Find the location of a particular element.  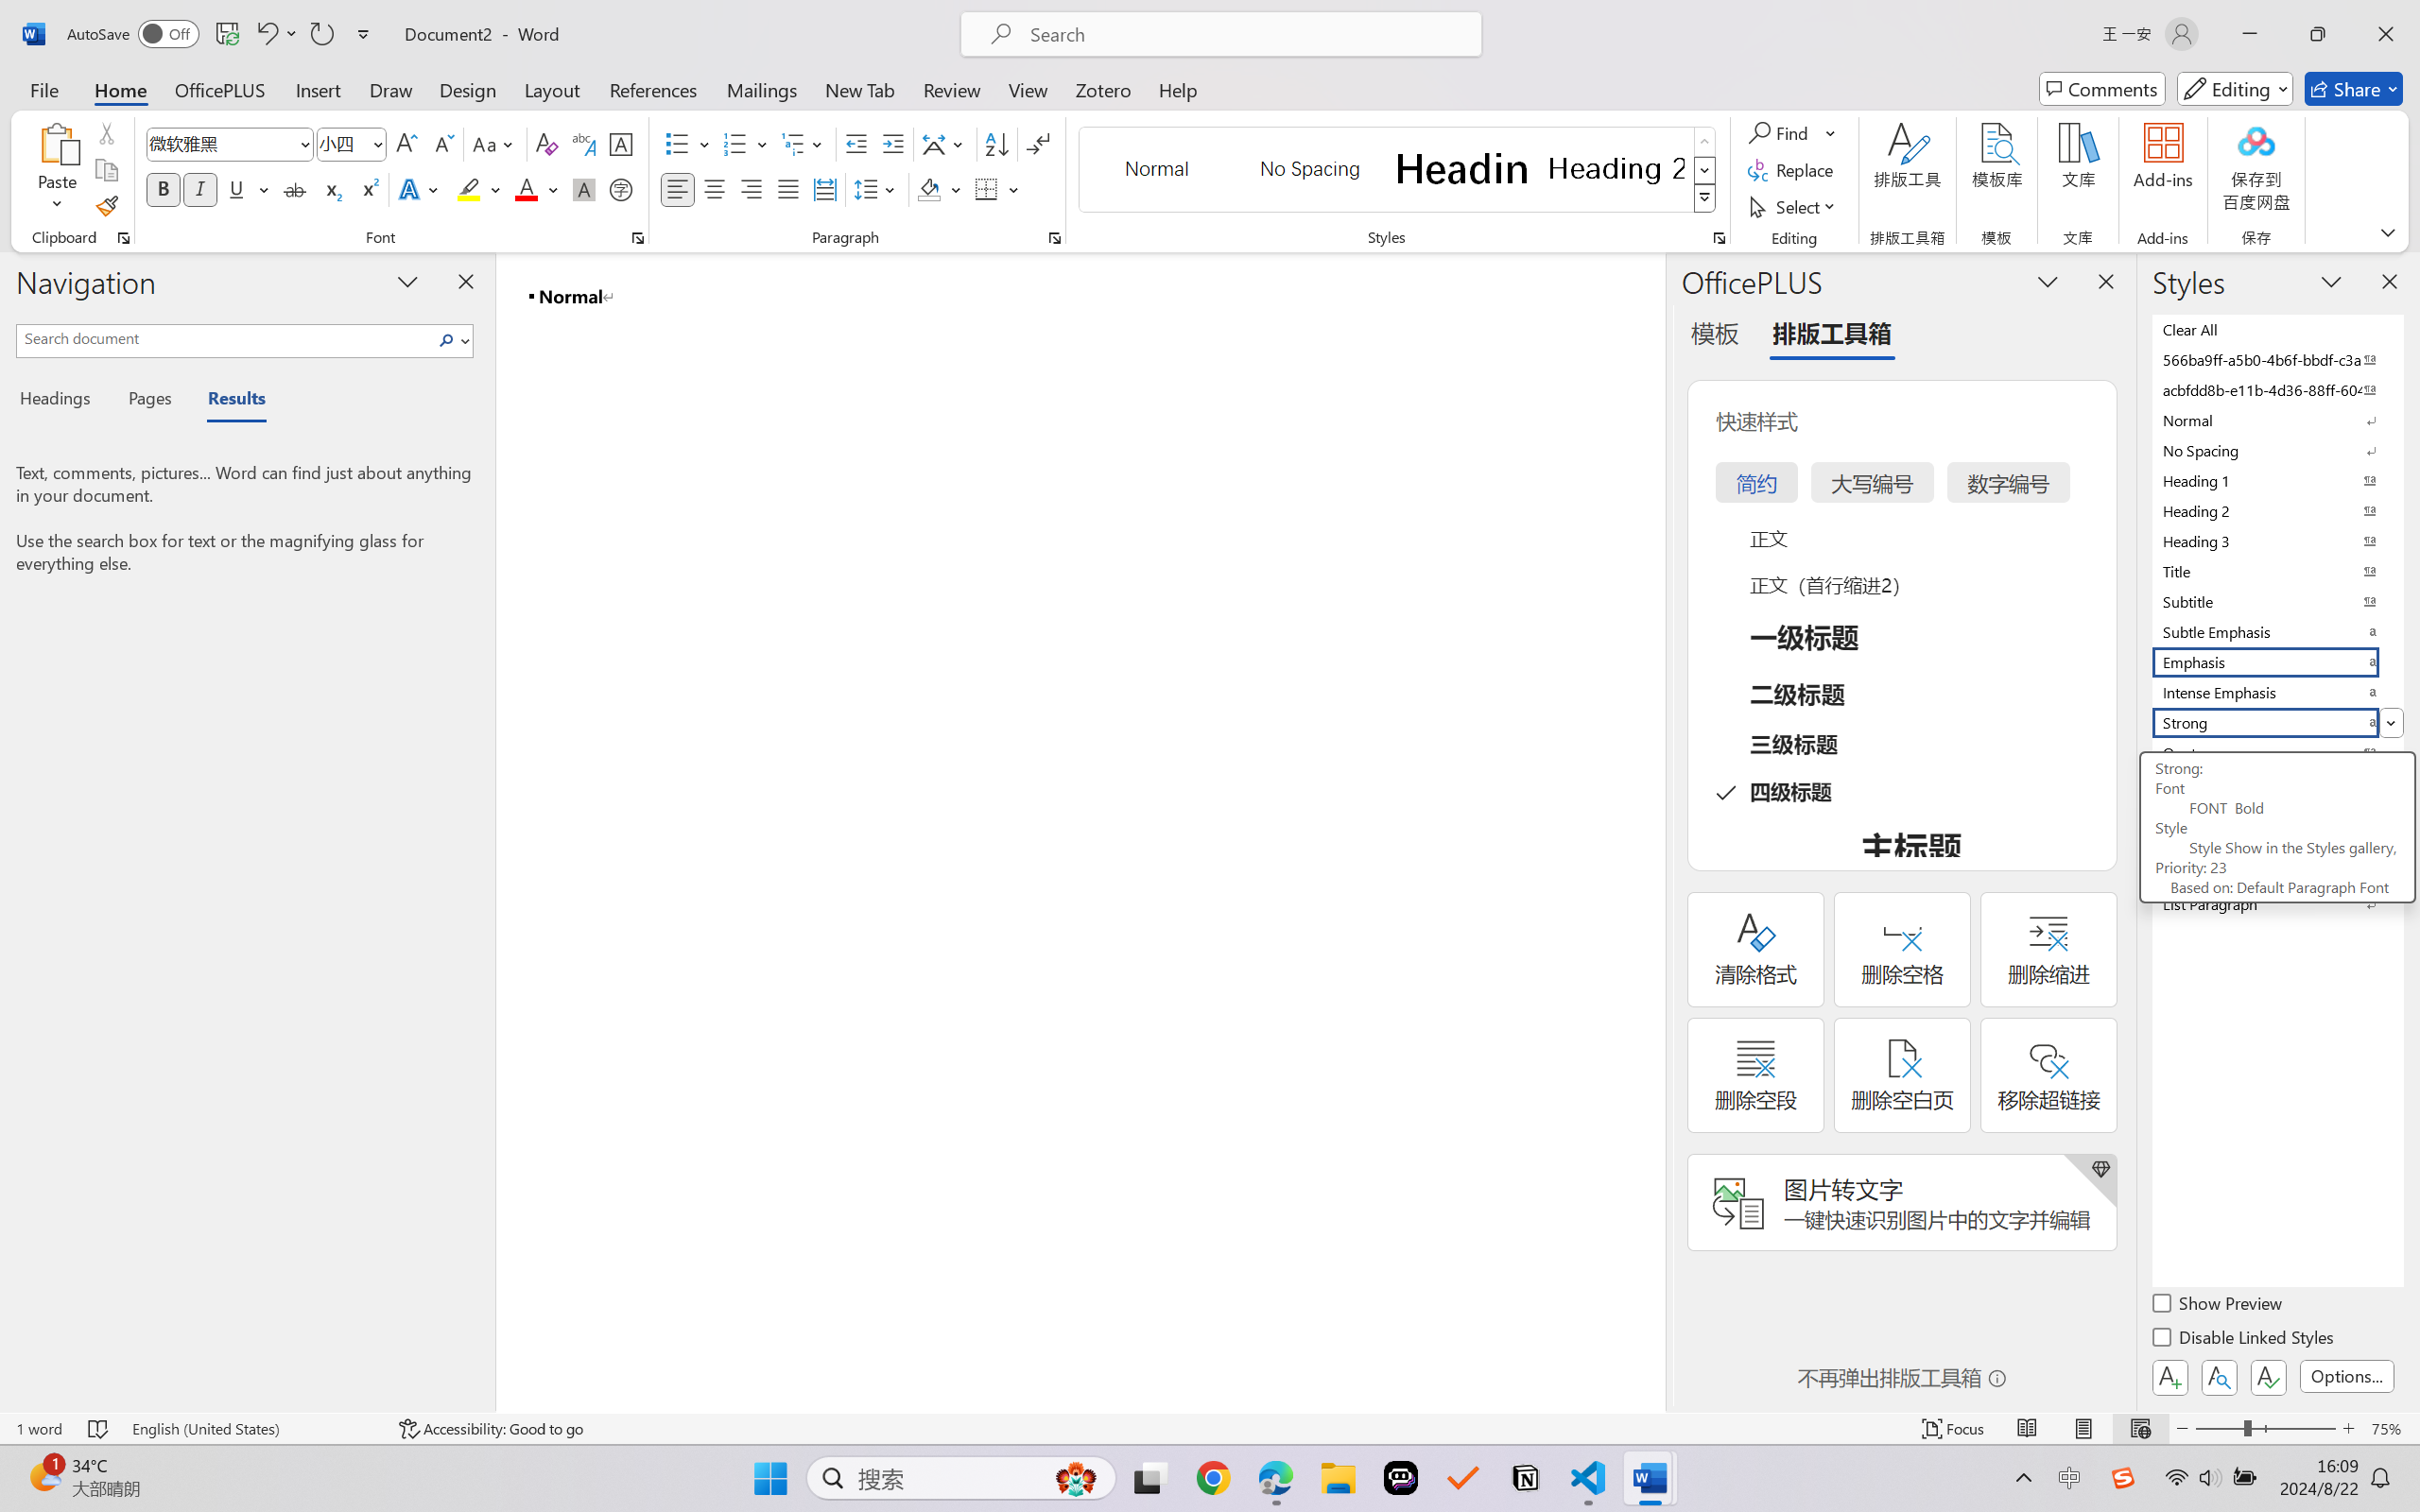

'Heading 2' is located at coordinates (1616, 168).